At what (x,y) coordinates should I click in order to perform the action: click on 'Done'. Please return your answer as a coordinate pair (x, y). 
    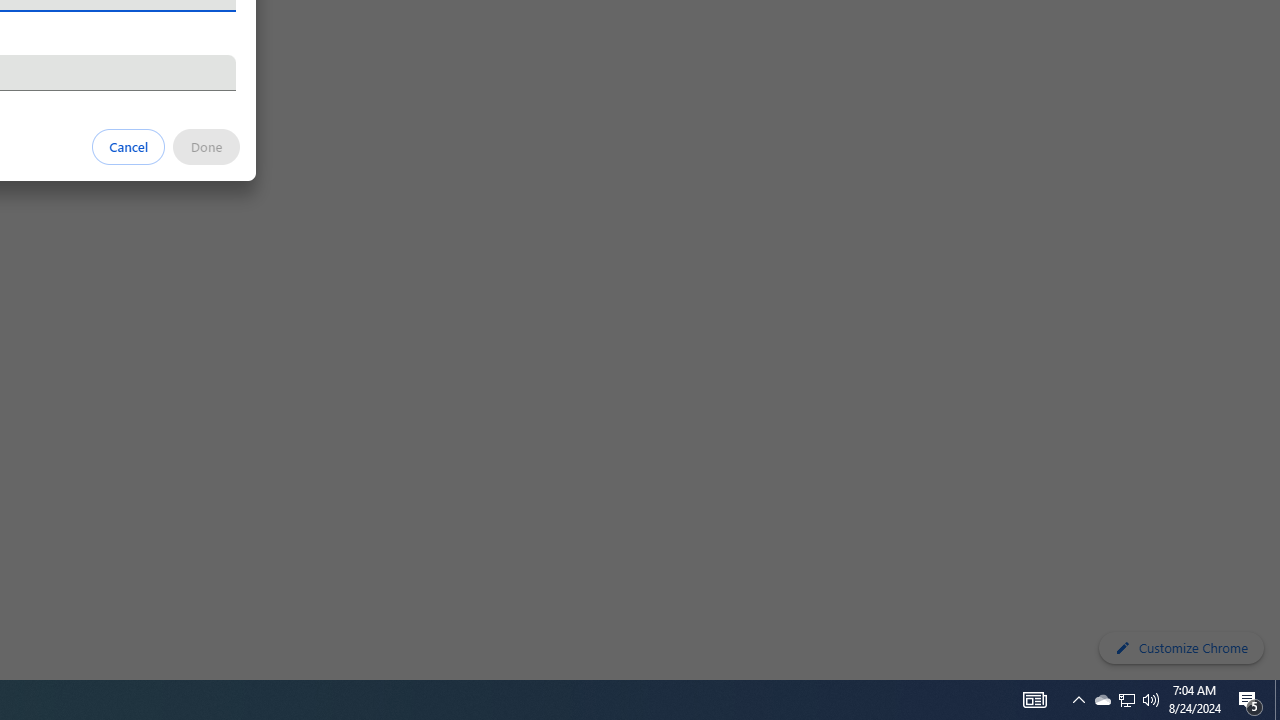
    Looking at the image, I should click on (206, 145).